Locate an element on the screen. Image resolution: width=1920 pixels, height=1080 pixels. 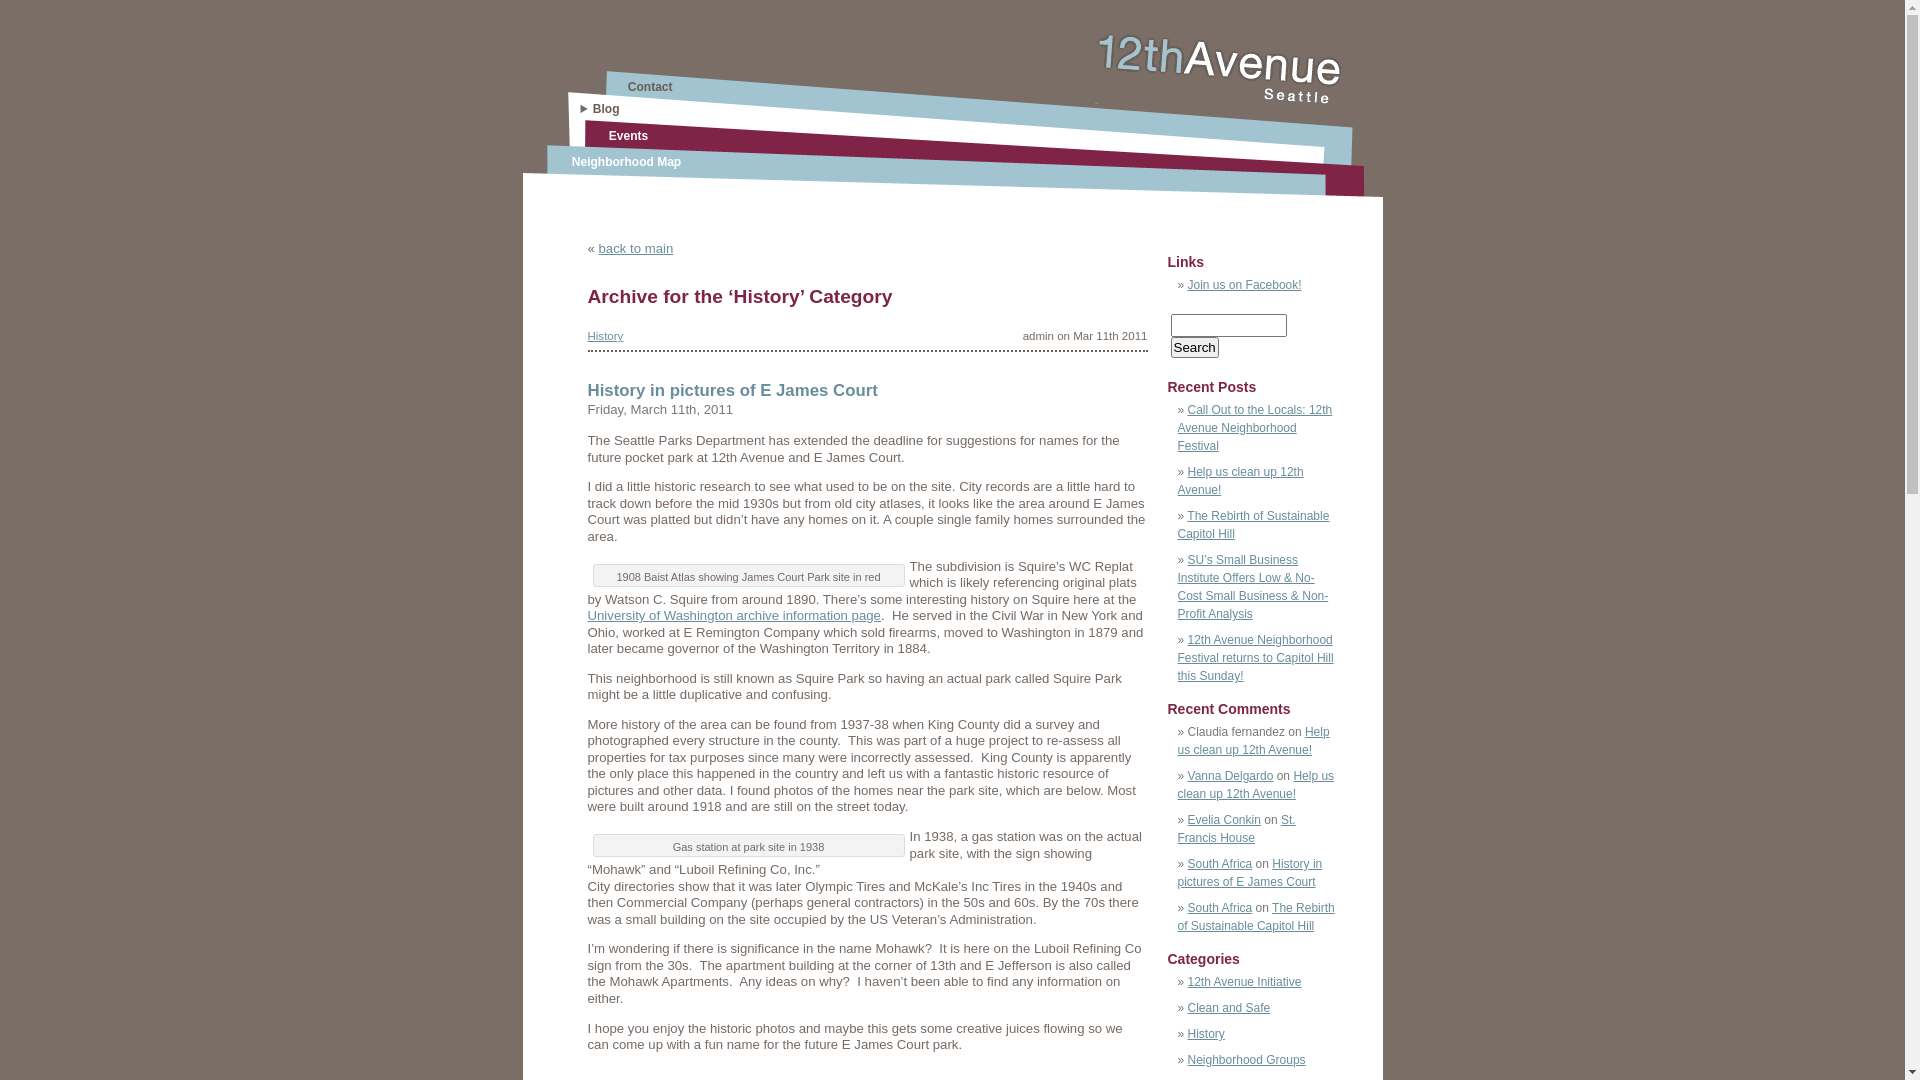
'12th Avenue Home' is located at coordinates (1093, 98).